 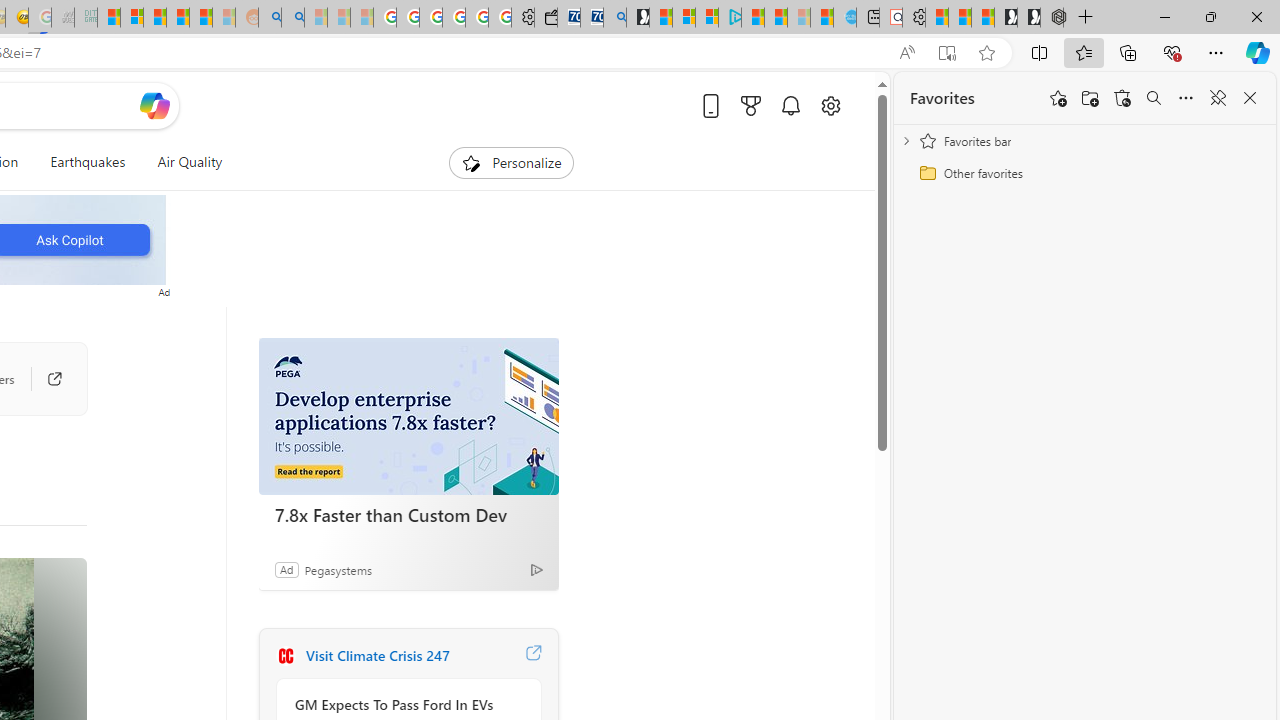 What do you see at coordinates (545, 17) in the screenshot?
I see `'Wallet'` at bounding box center [545, 17].